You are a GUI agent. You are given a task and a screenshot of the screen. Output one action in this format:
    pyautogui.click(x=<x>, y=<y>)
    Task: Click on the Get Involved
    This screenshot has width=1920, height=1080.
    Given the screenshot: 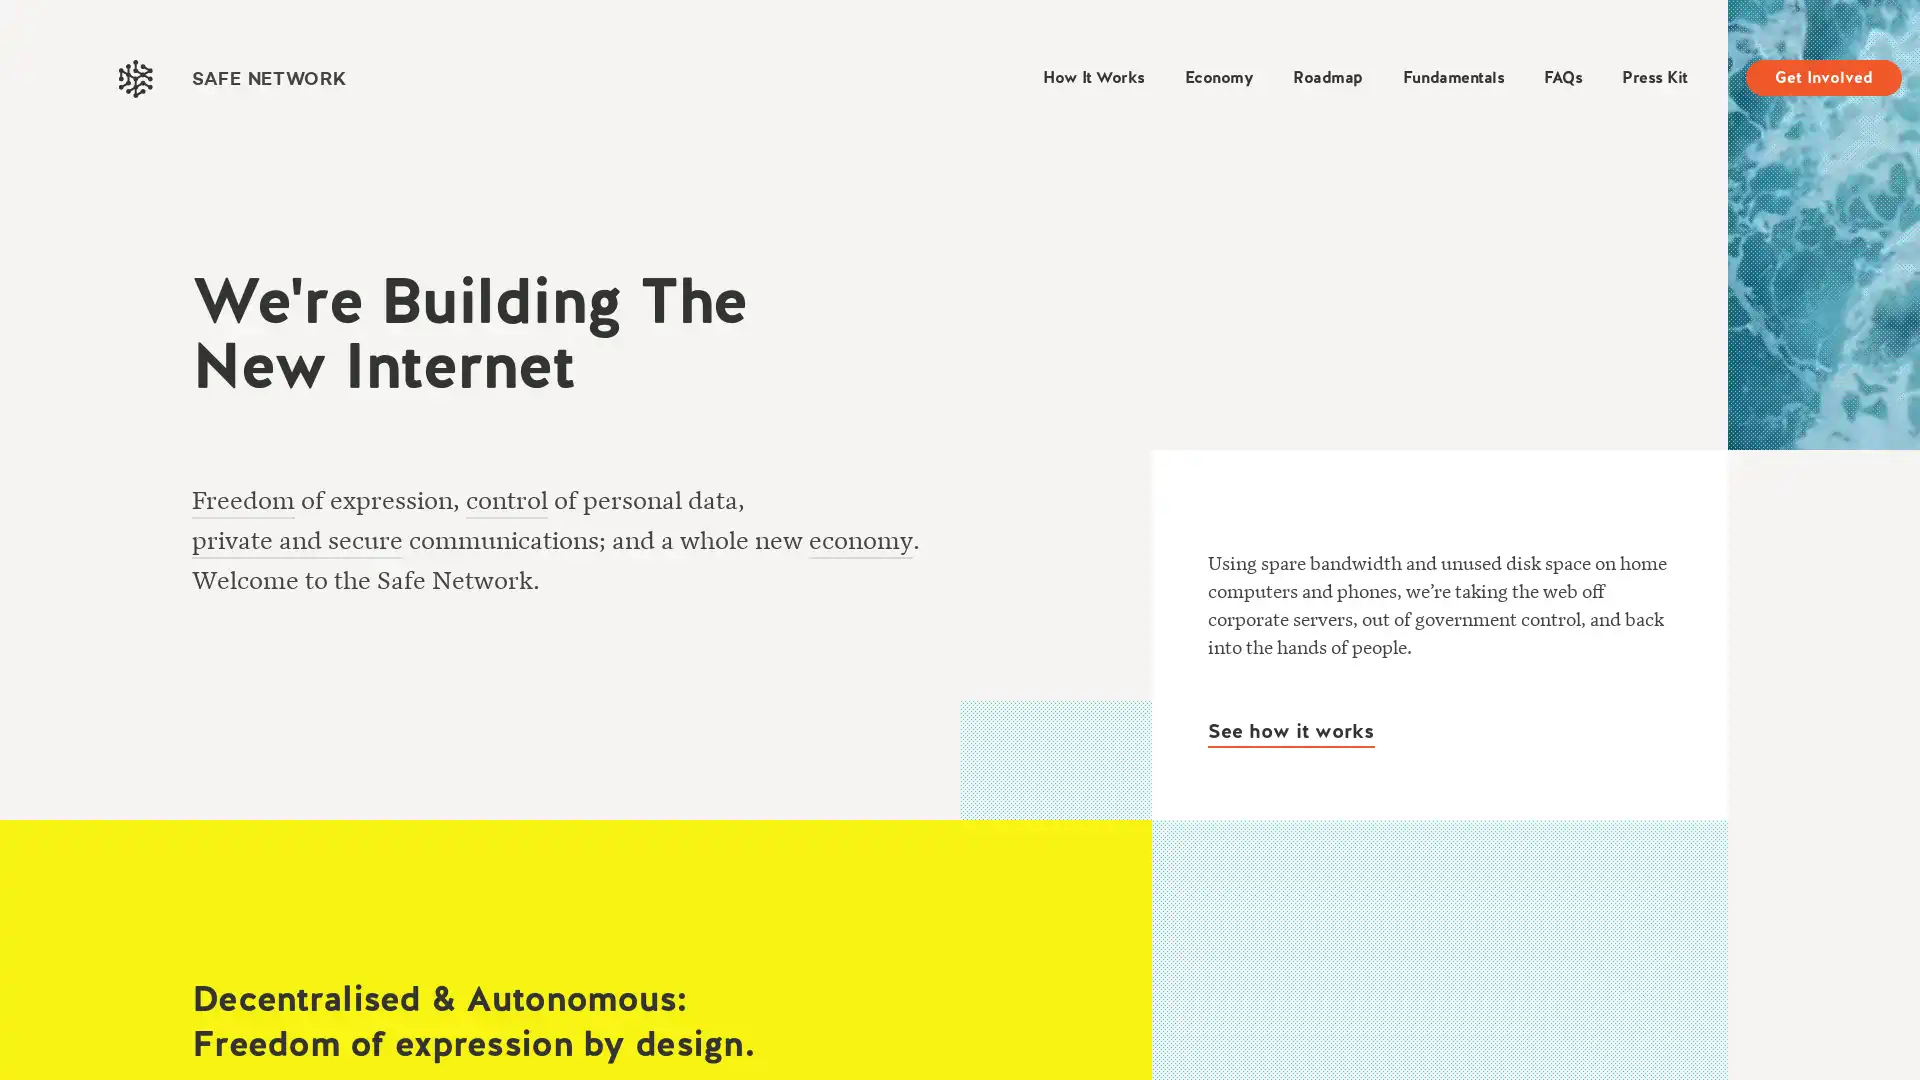 What is the action you would take?
    pyautogui.click(x=1824, y=76)
    